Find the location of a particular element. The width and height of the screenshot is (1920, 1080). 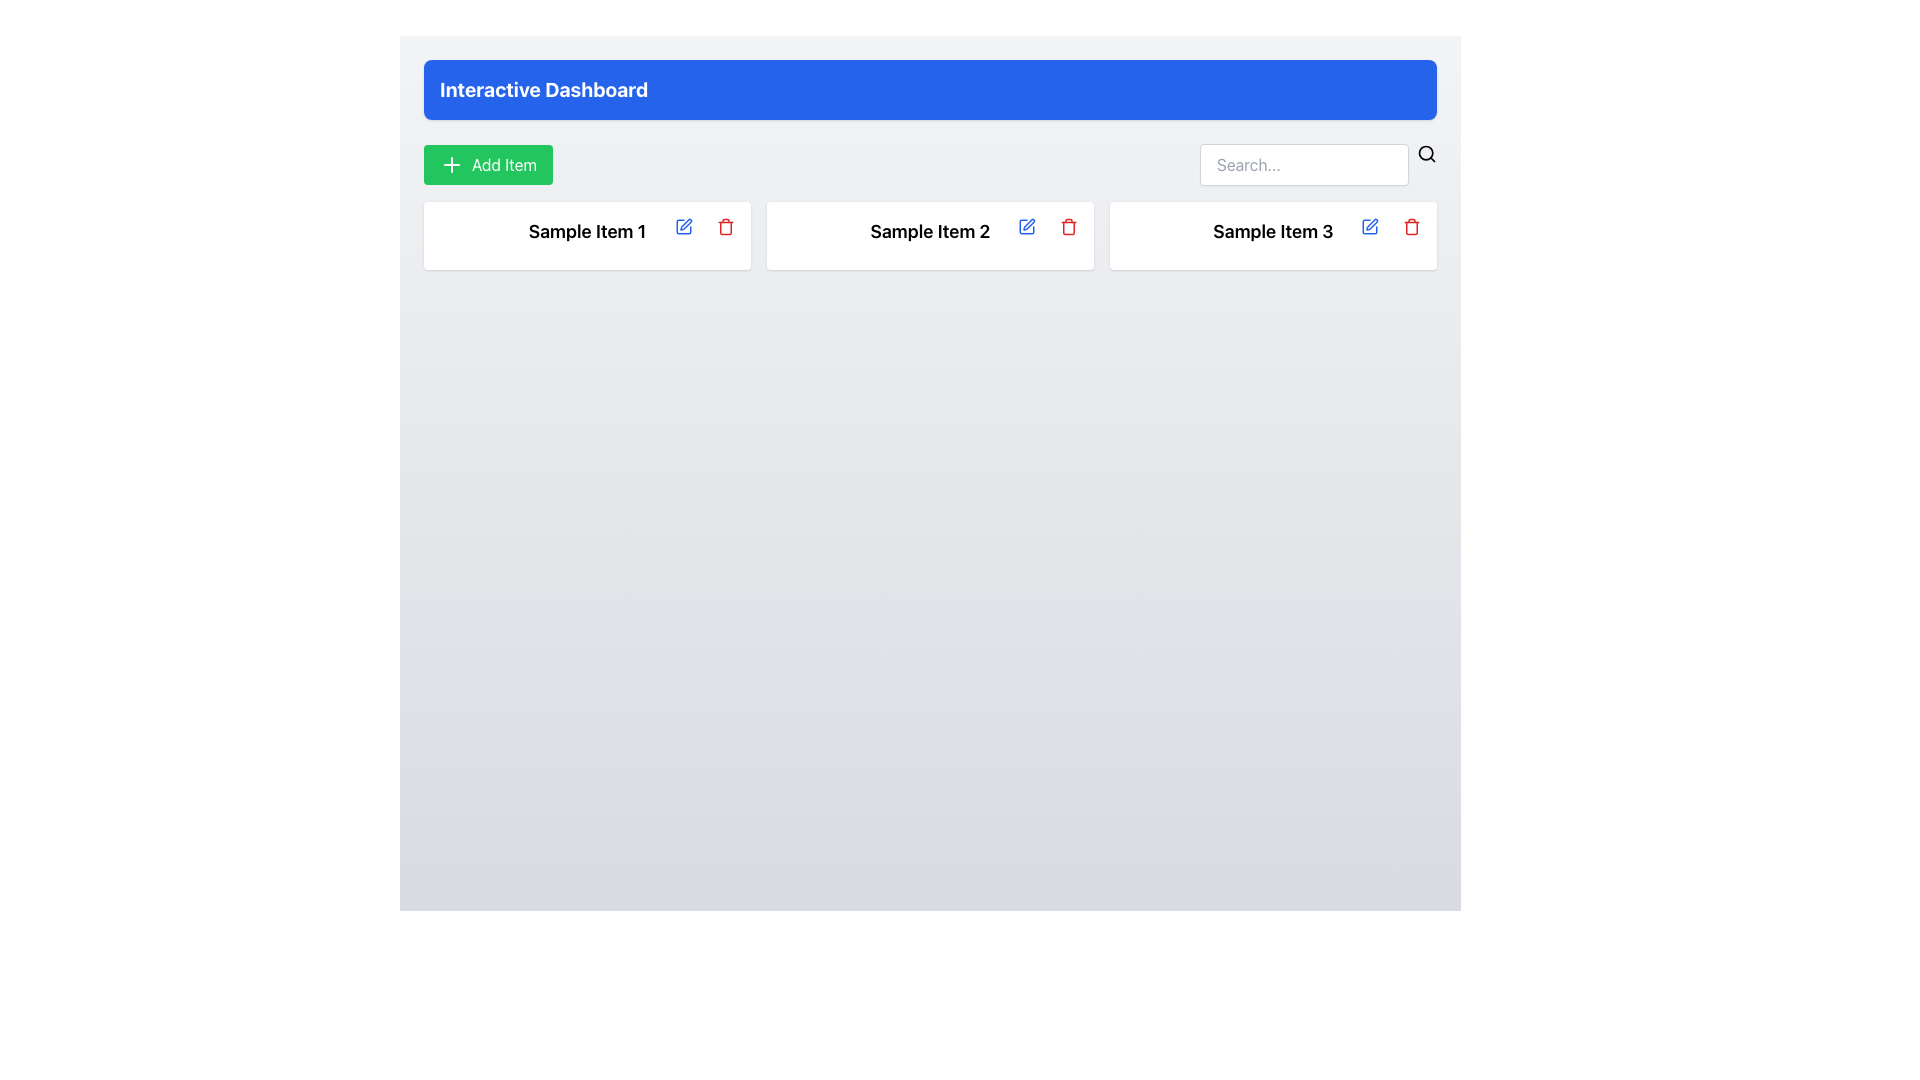

the 'edit' button located in the top-right corner of the card labeled 'Sample Item 2', which is the second icon among the group of action links is located at coordinates (1029, 224).